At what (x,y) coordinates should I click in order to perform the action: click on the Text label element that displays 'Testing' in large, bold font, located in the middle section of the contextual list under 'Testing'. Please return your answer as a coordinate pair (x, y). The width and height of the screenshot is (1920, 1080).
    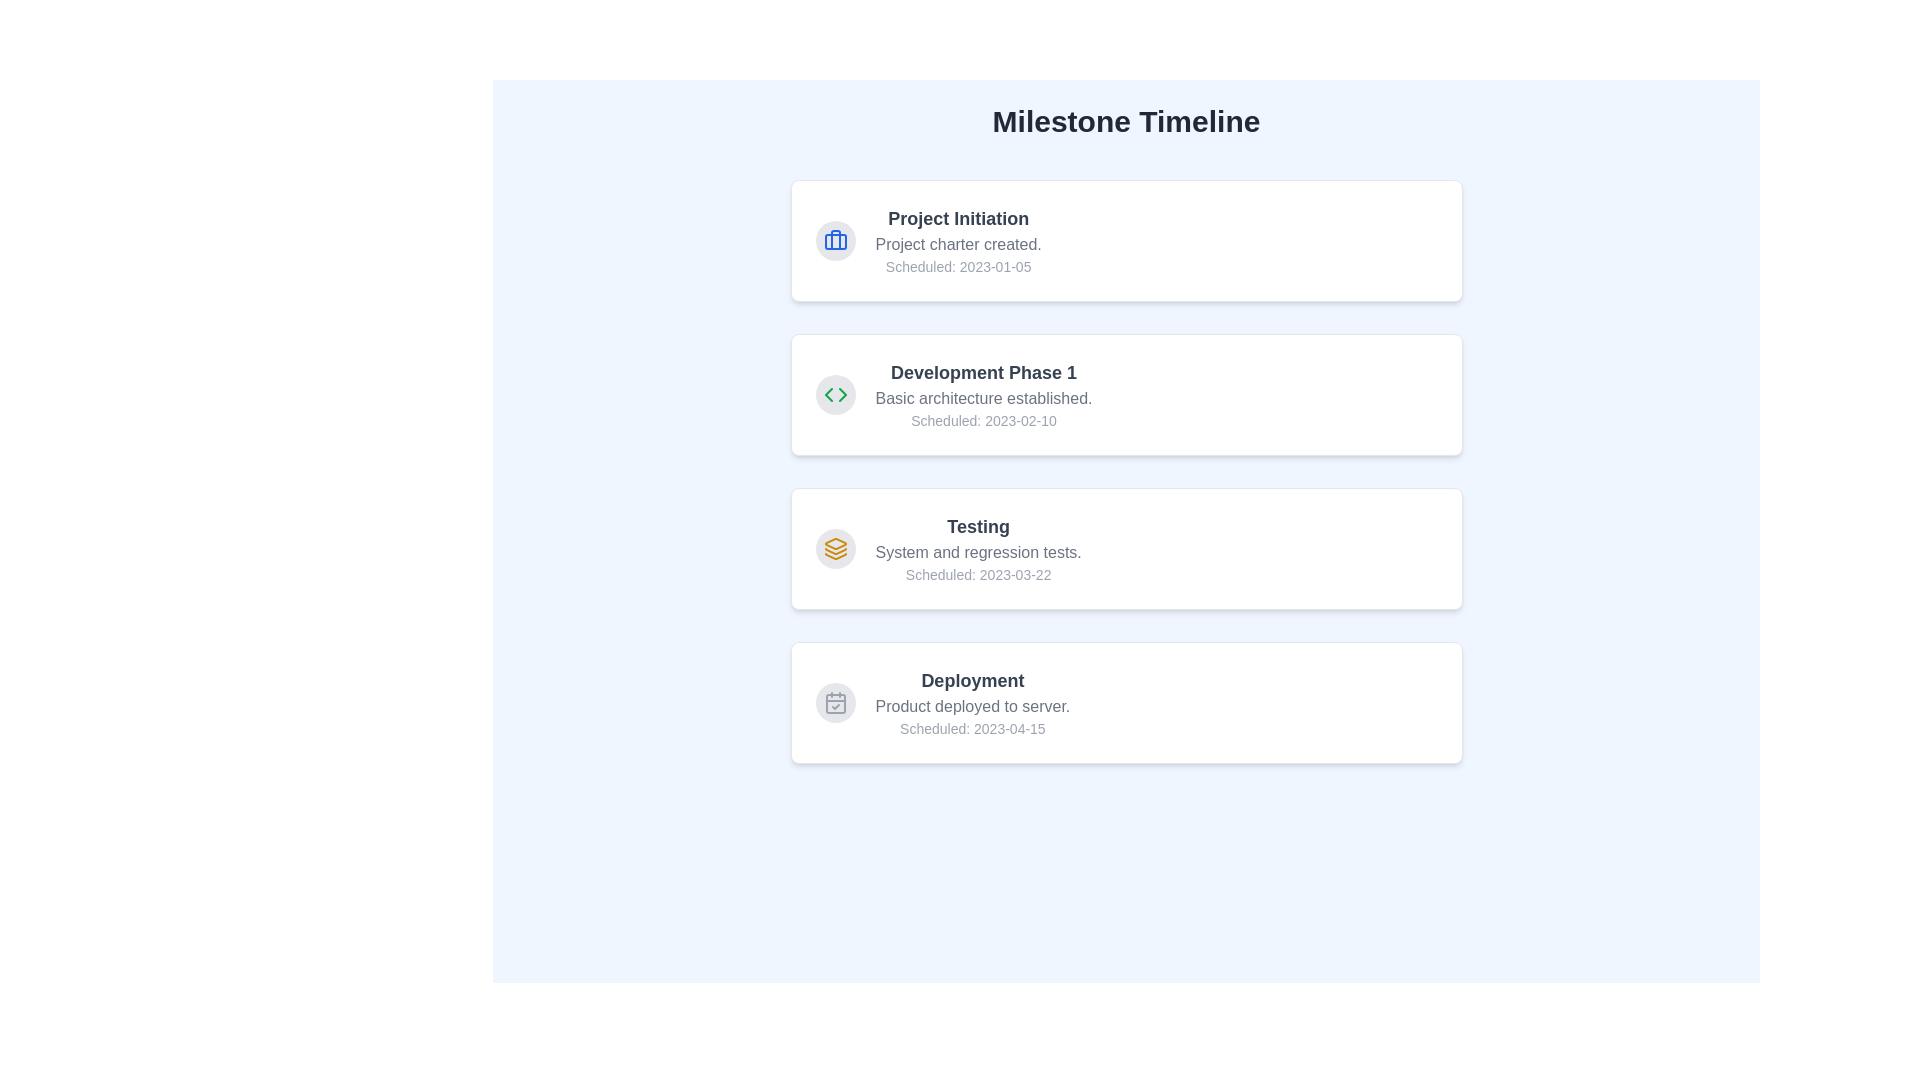
    Looking at the image, I should click on (978, 526).